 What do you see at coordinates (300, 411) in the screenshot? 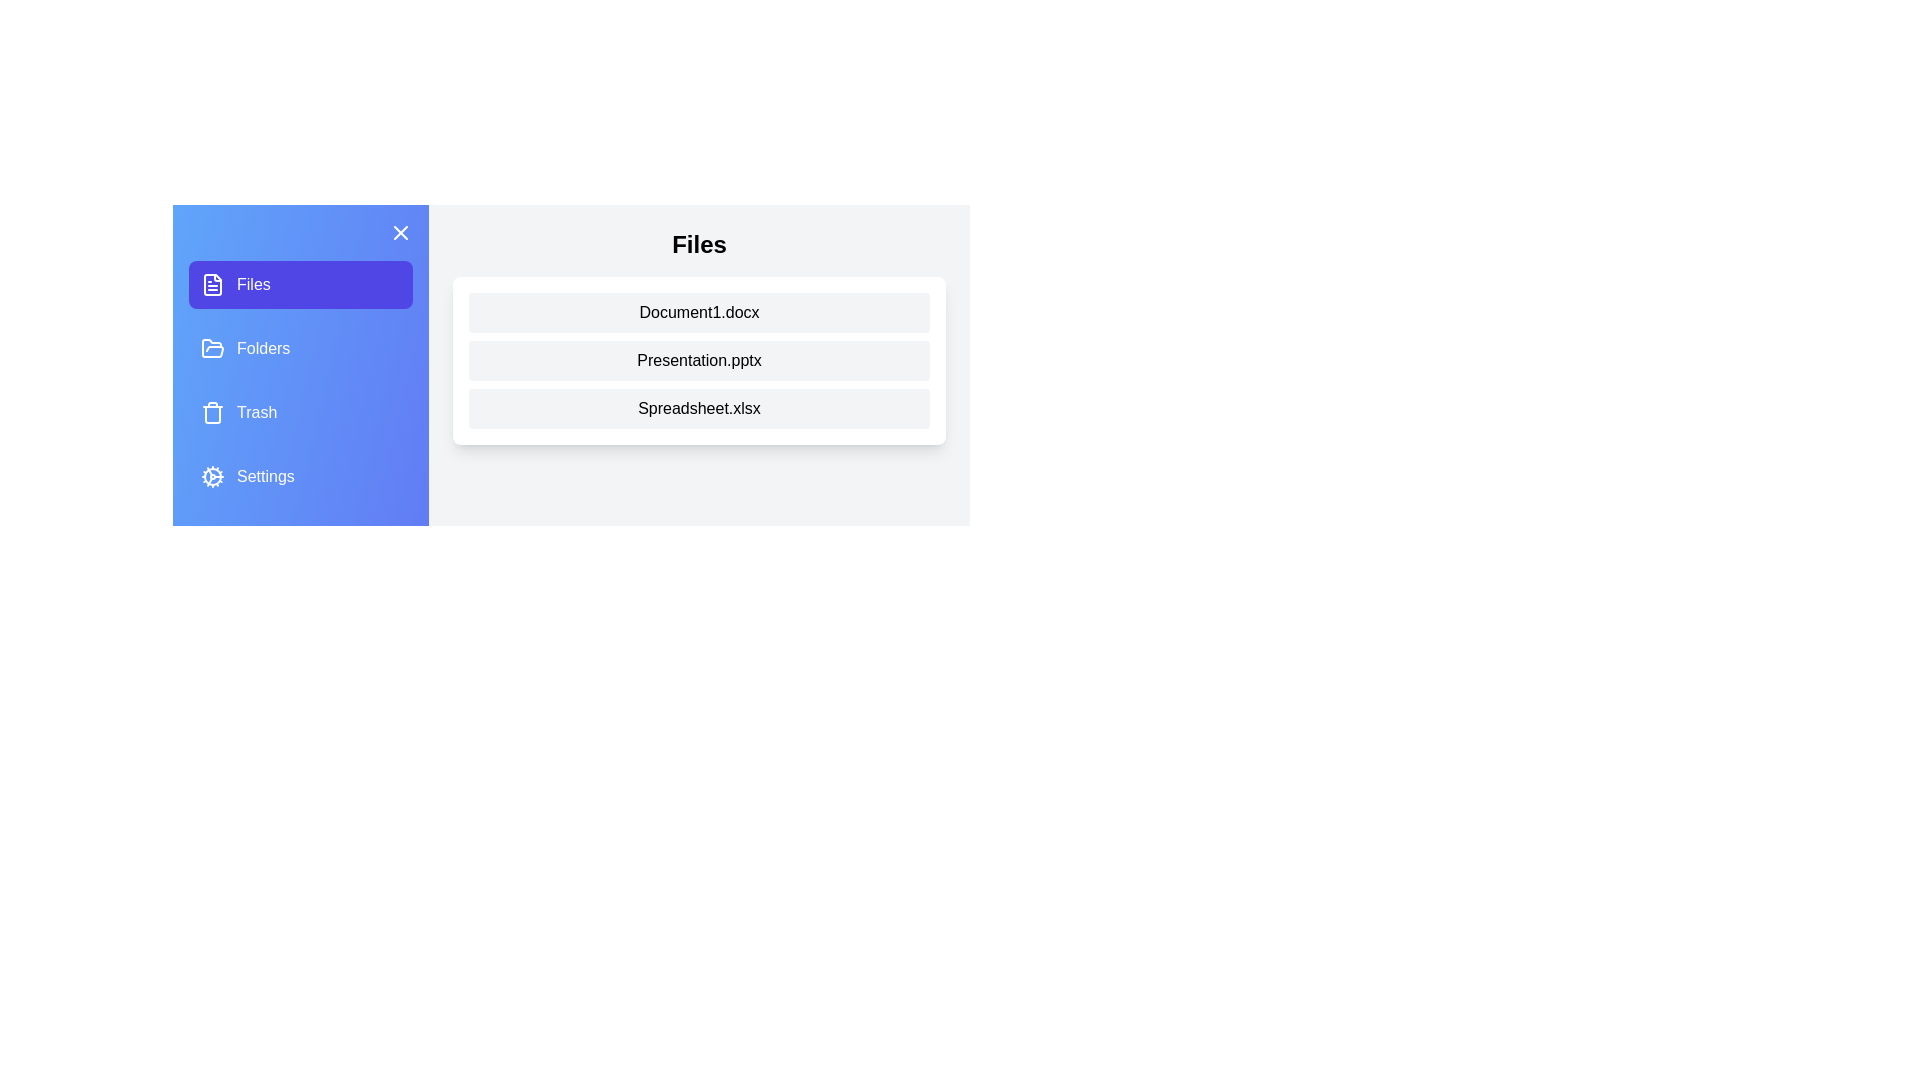
I see `the Trash tab from the menu` at bounding box center [300, 411].